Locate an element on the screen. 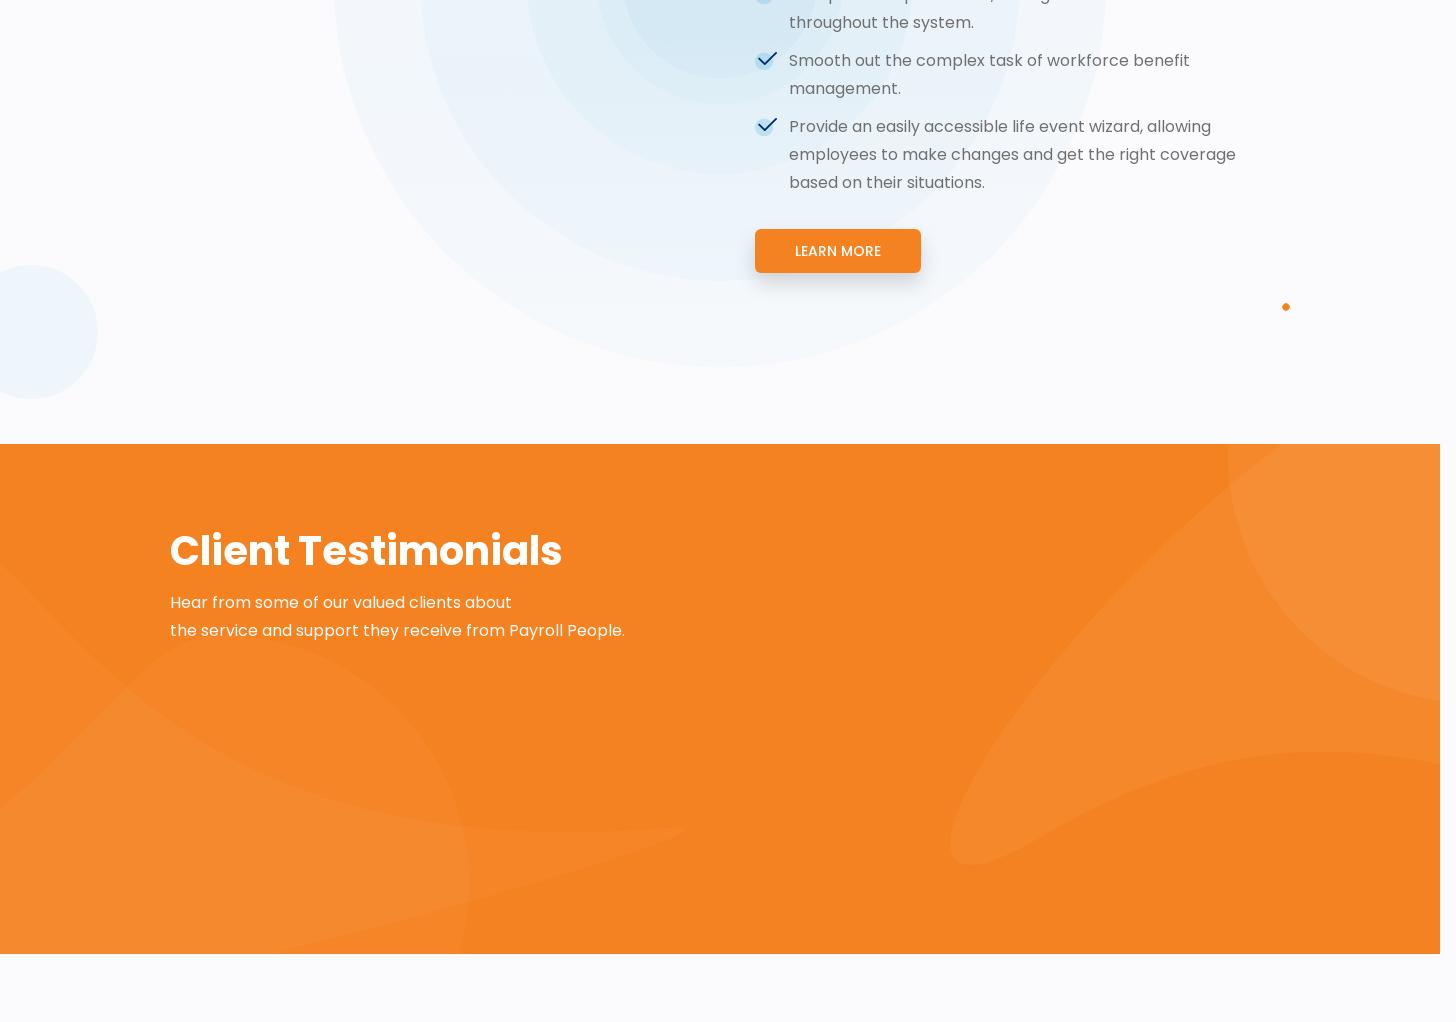 This screenshot has width=1456, height=1022. 'Smooth out the complex task of workforce benefit management.' is located at coordinates (789, 73).